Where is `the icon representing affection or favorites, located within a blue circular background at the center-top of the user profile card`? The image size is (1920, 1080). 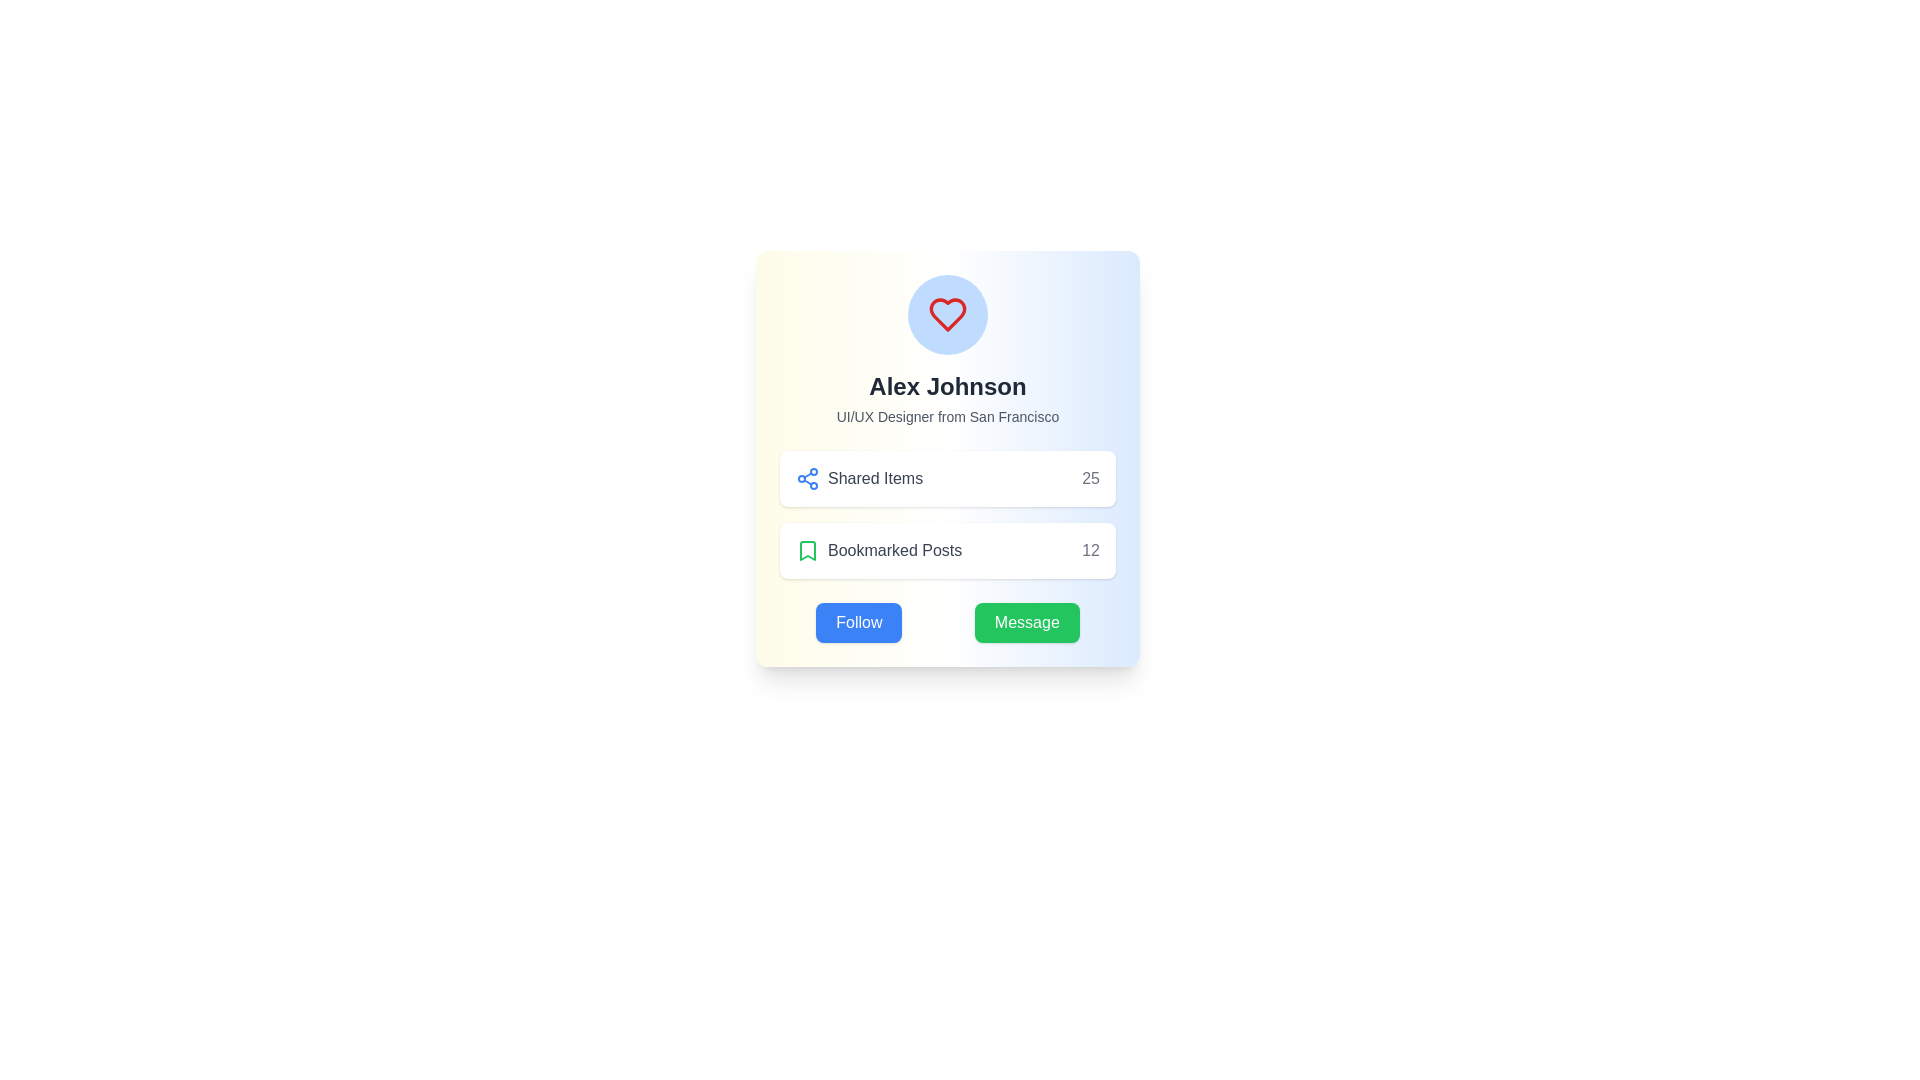 the icon representing affection or favorites, located within a blue circular background at the center-top of the user profile card is located at coordinates (947, 315).